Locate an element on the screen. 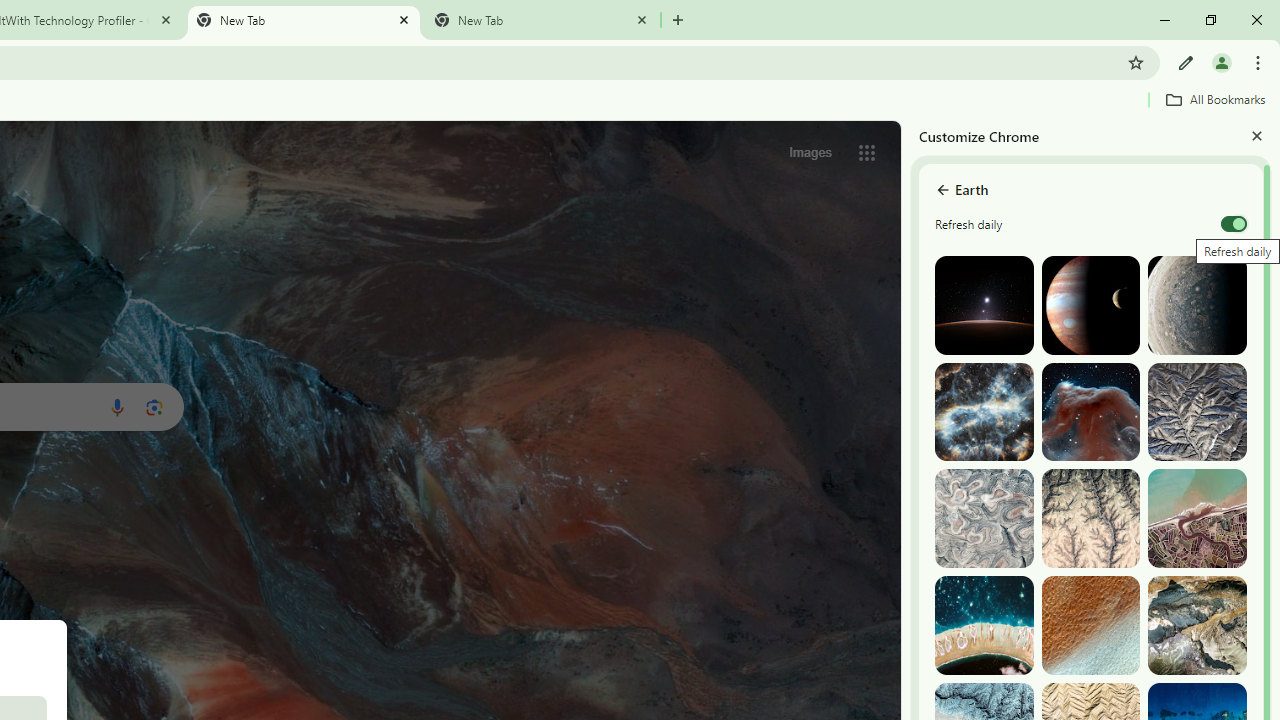  'All Bookmarks' is located at coordinates (1214, 99).